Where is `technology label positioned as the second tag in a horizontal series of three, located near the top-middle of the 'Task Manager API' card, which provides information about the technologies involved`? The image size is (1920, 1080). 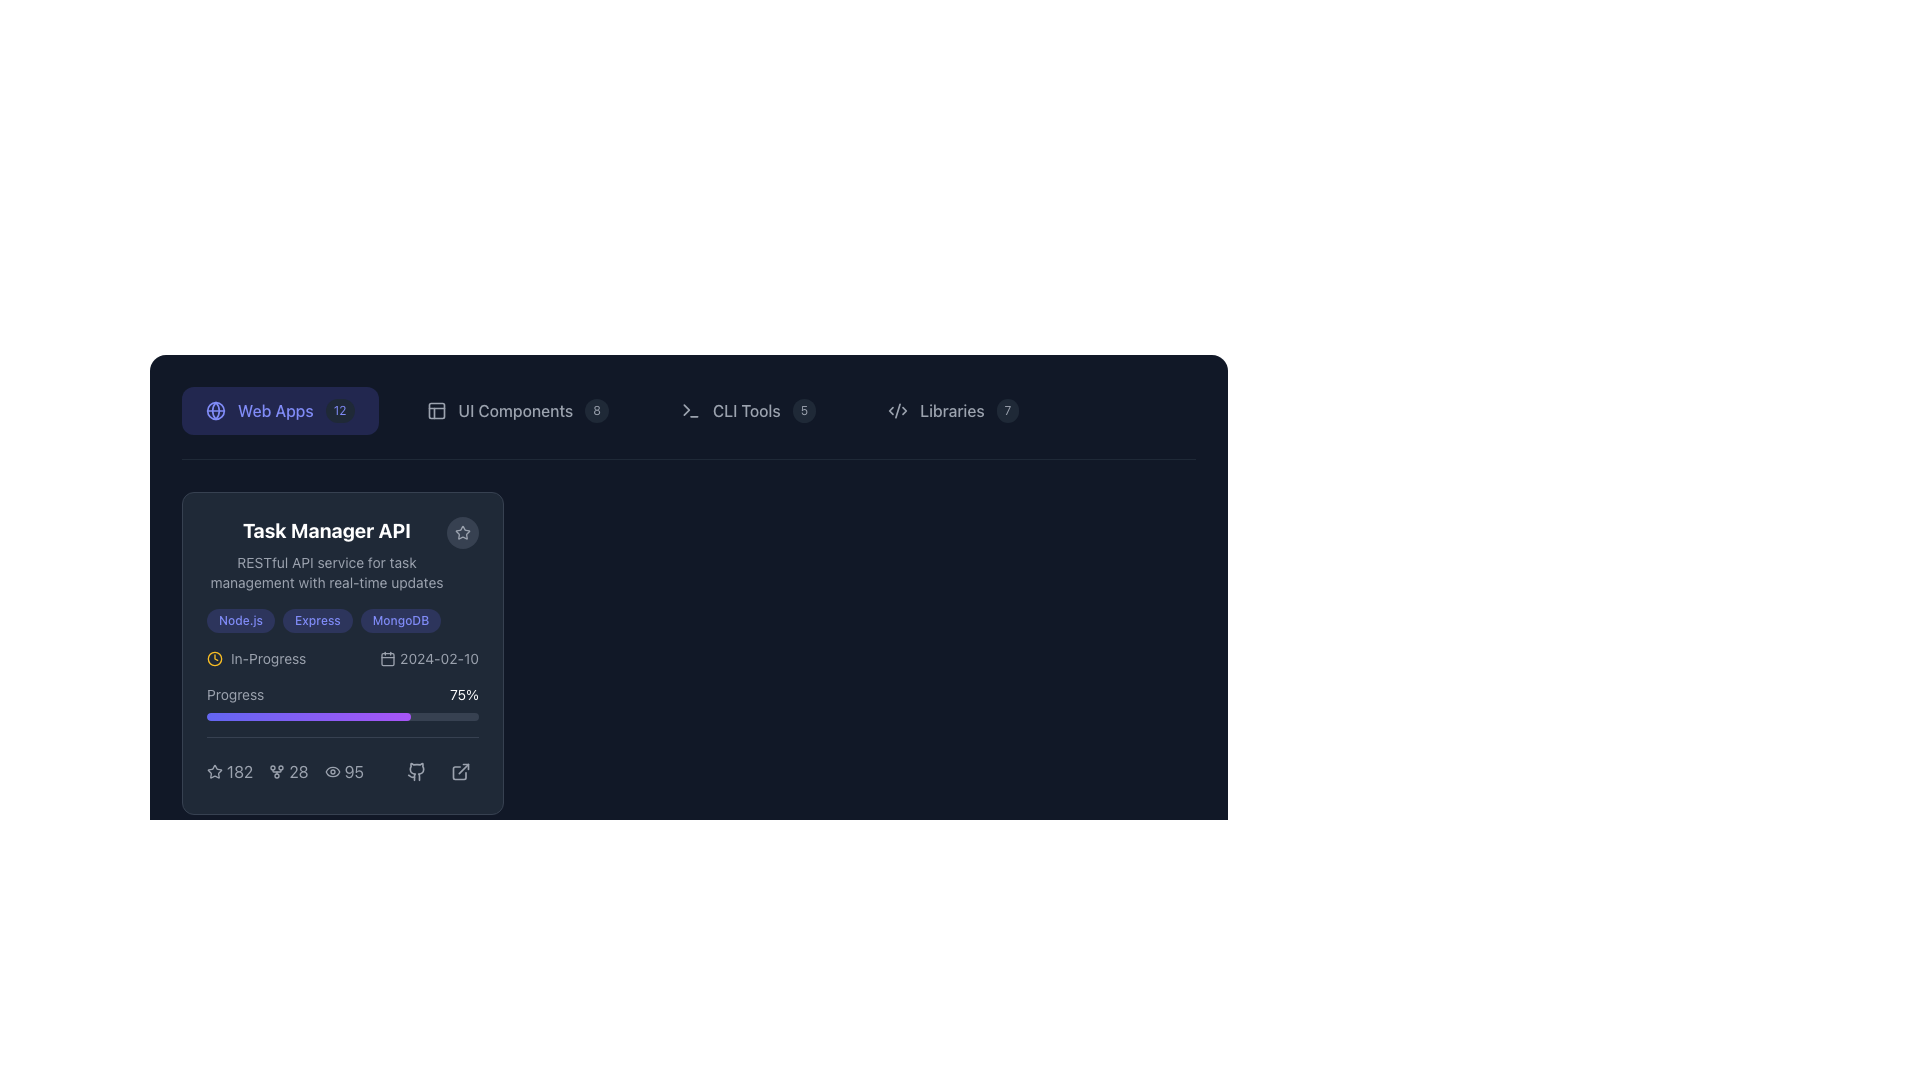 technology label positioned as the second tag in a horizontal series of three, located near the top-middle of the 'Task Manager API' card, which provides information about the technologies involved is located at coordinates (316, 620).